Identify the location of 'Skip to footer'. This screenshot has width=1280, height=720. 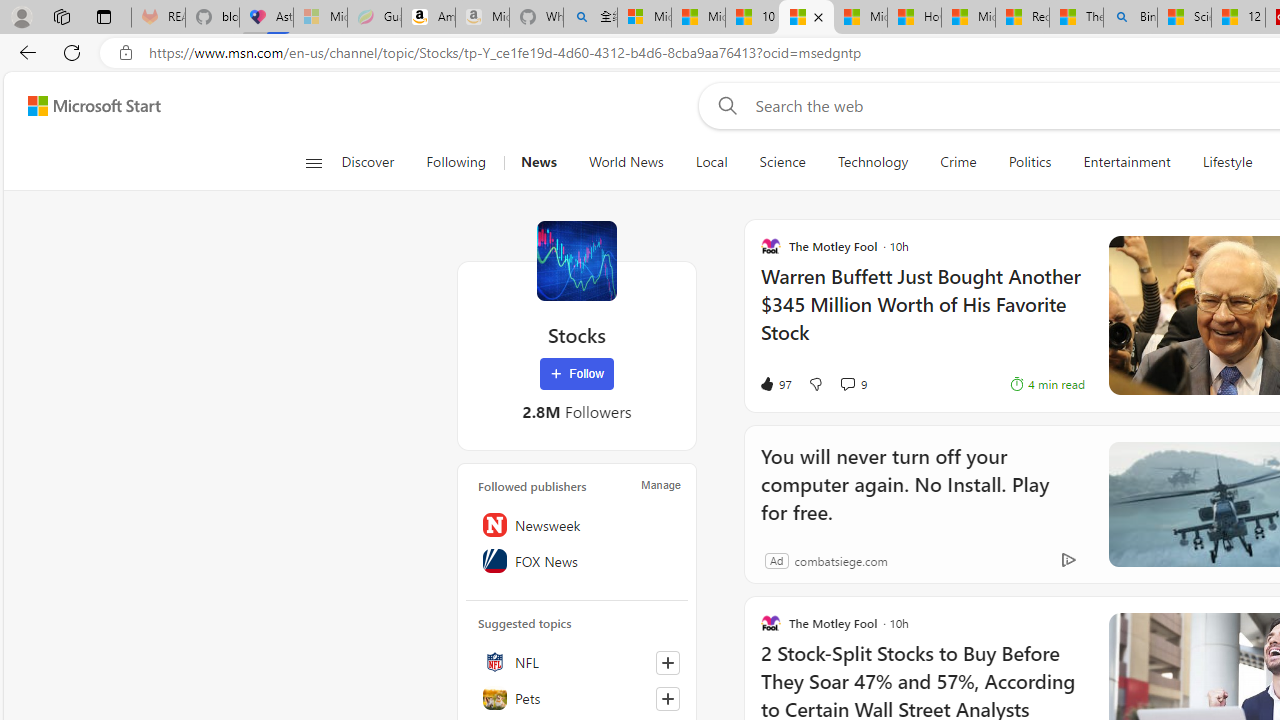
(81, 105).